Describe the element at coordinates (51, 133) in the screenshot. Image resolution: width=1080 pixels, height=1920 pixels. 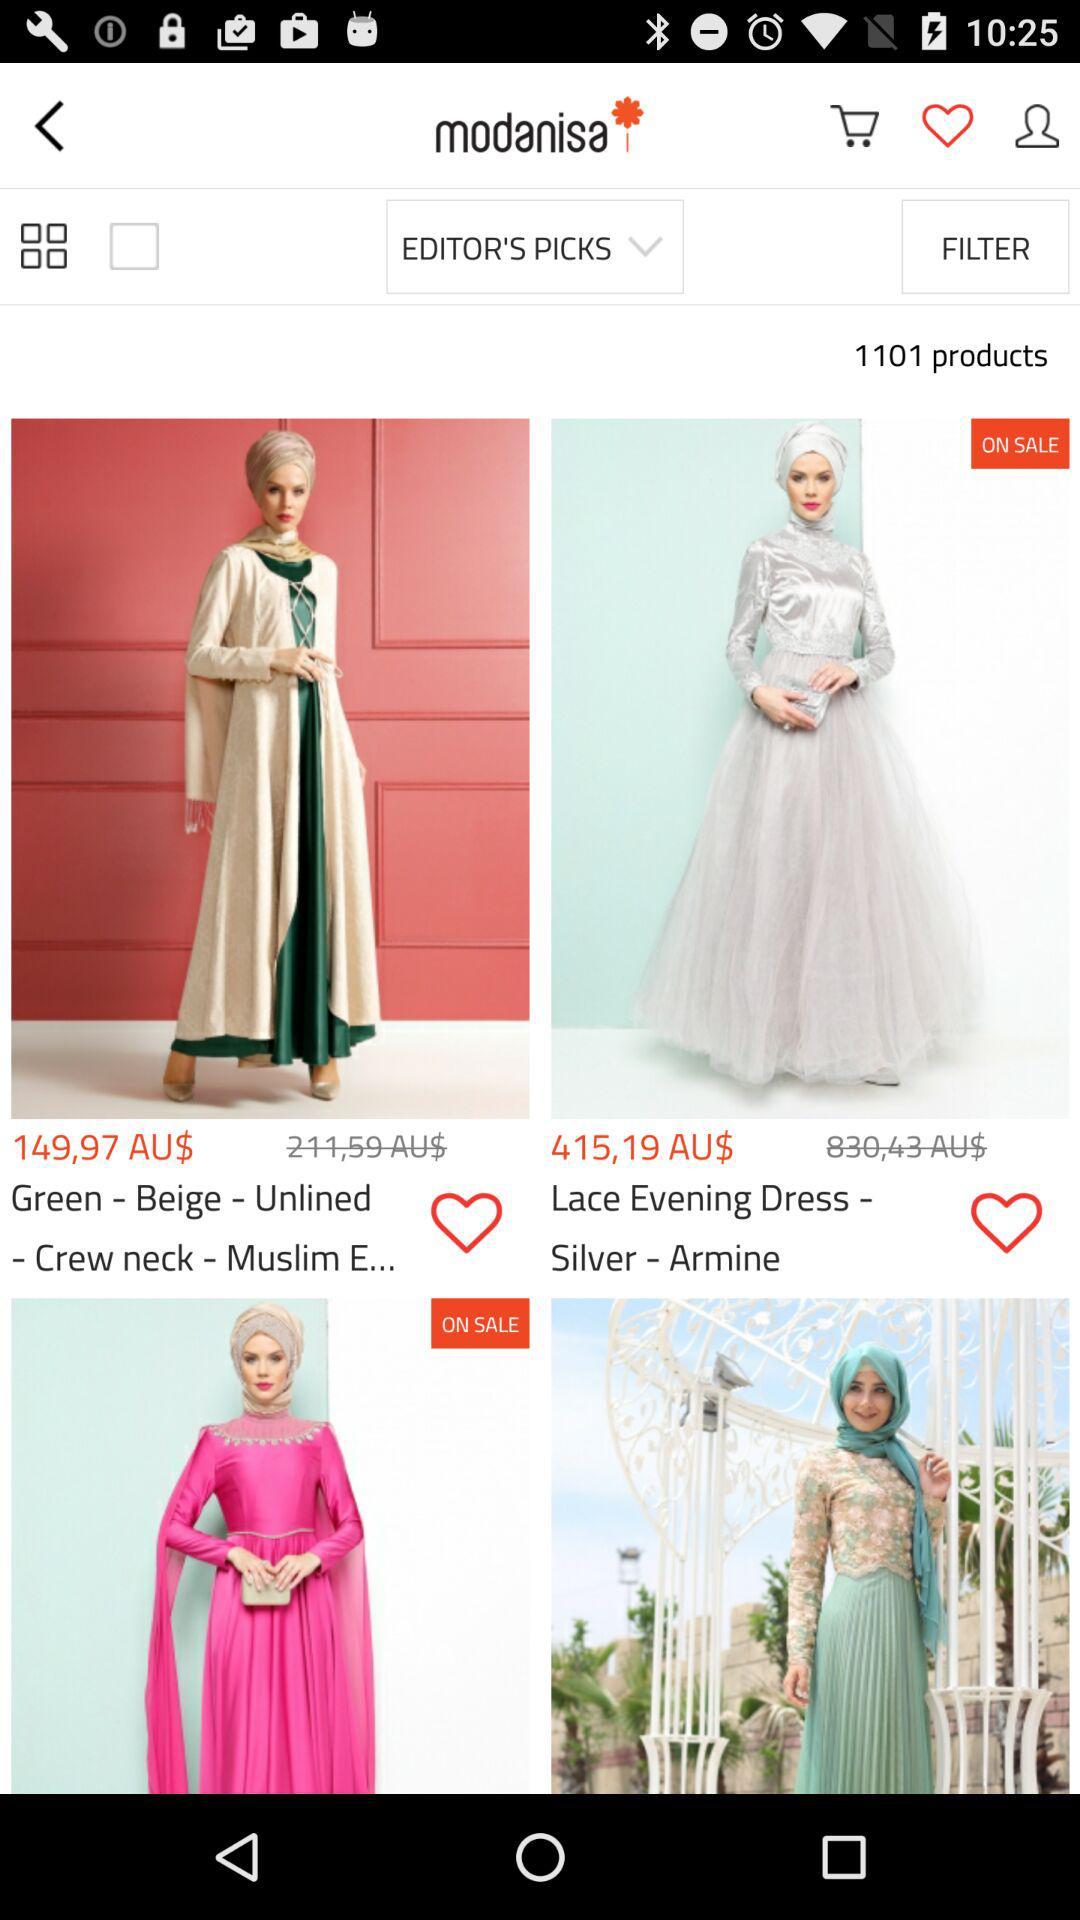
I see `the arrow_backward icon` at that location.